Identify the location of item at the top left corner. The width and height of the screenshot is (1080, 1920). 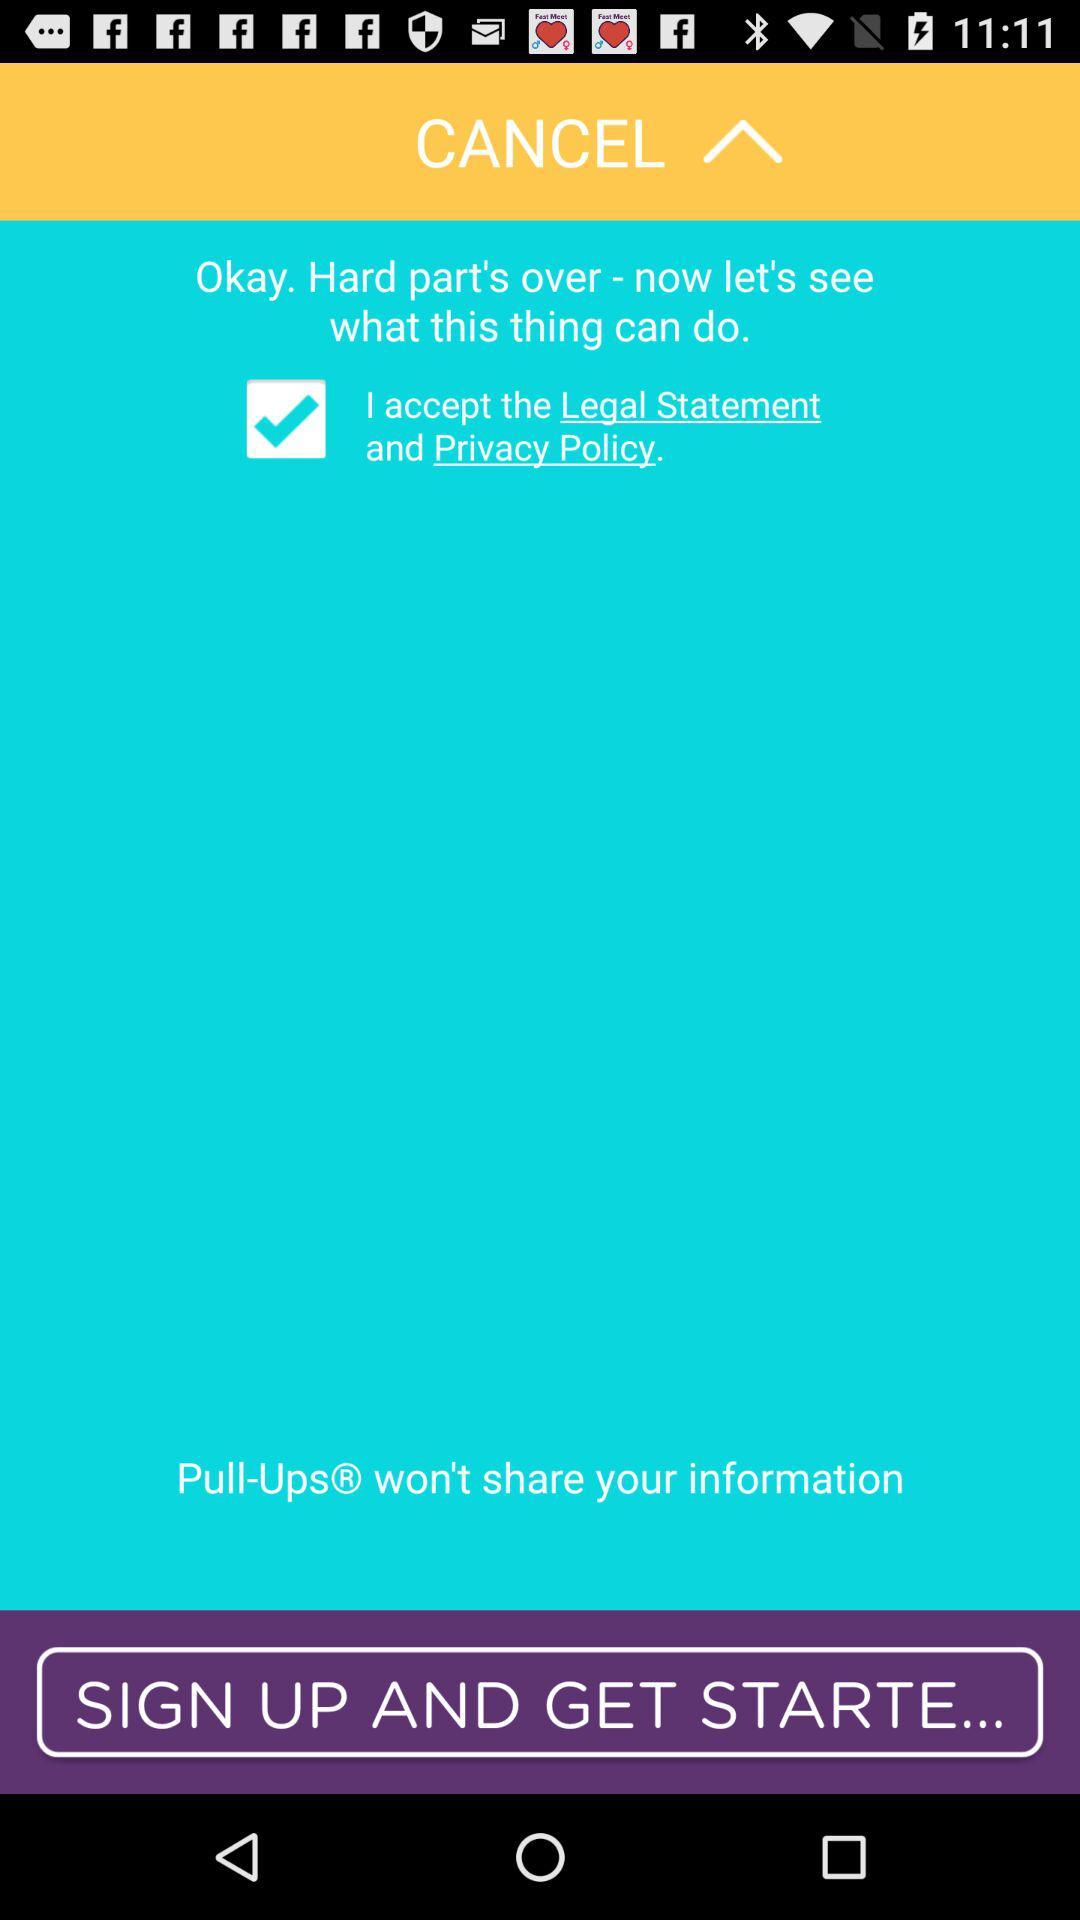
(286, 417).